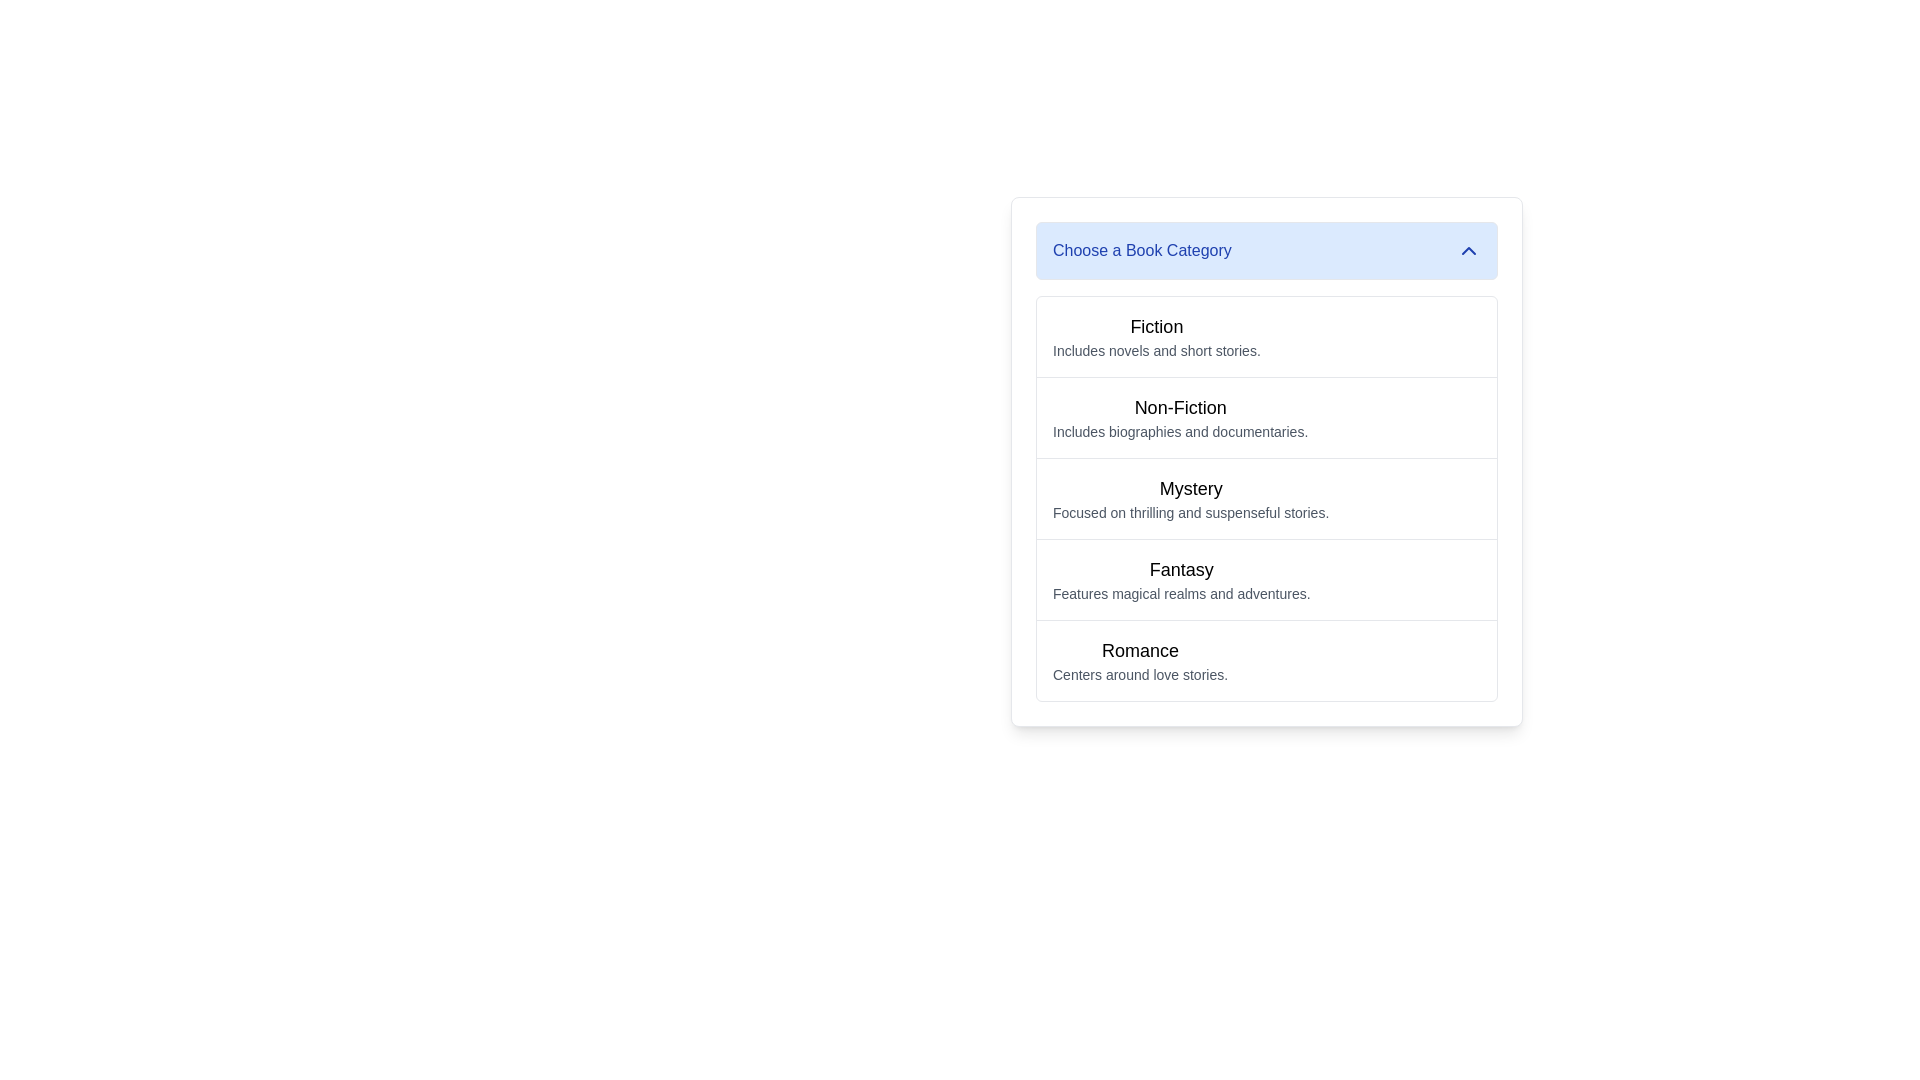 Image resolution: width=1920 pixels, height=1080 pixels. Describe the element at coordinates (1140, 651) in the screenshot. I see `text label that serves as the title for the 'Romance' book category, which is the last item in the vertical list of book categories` at that location.